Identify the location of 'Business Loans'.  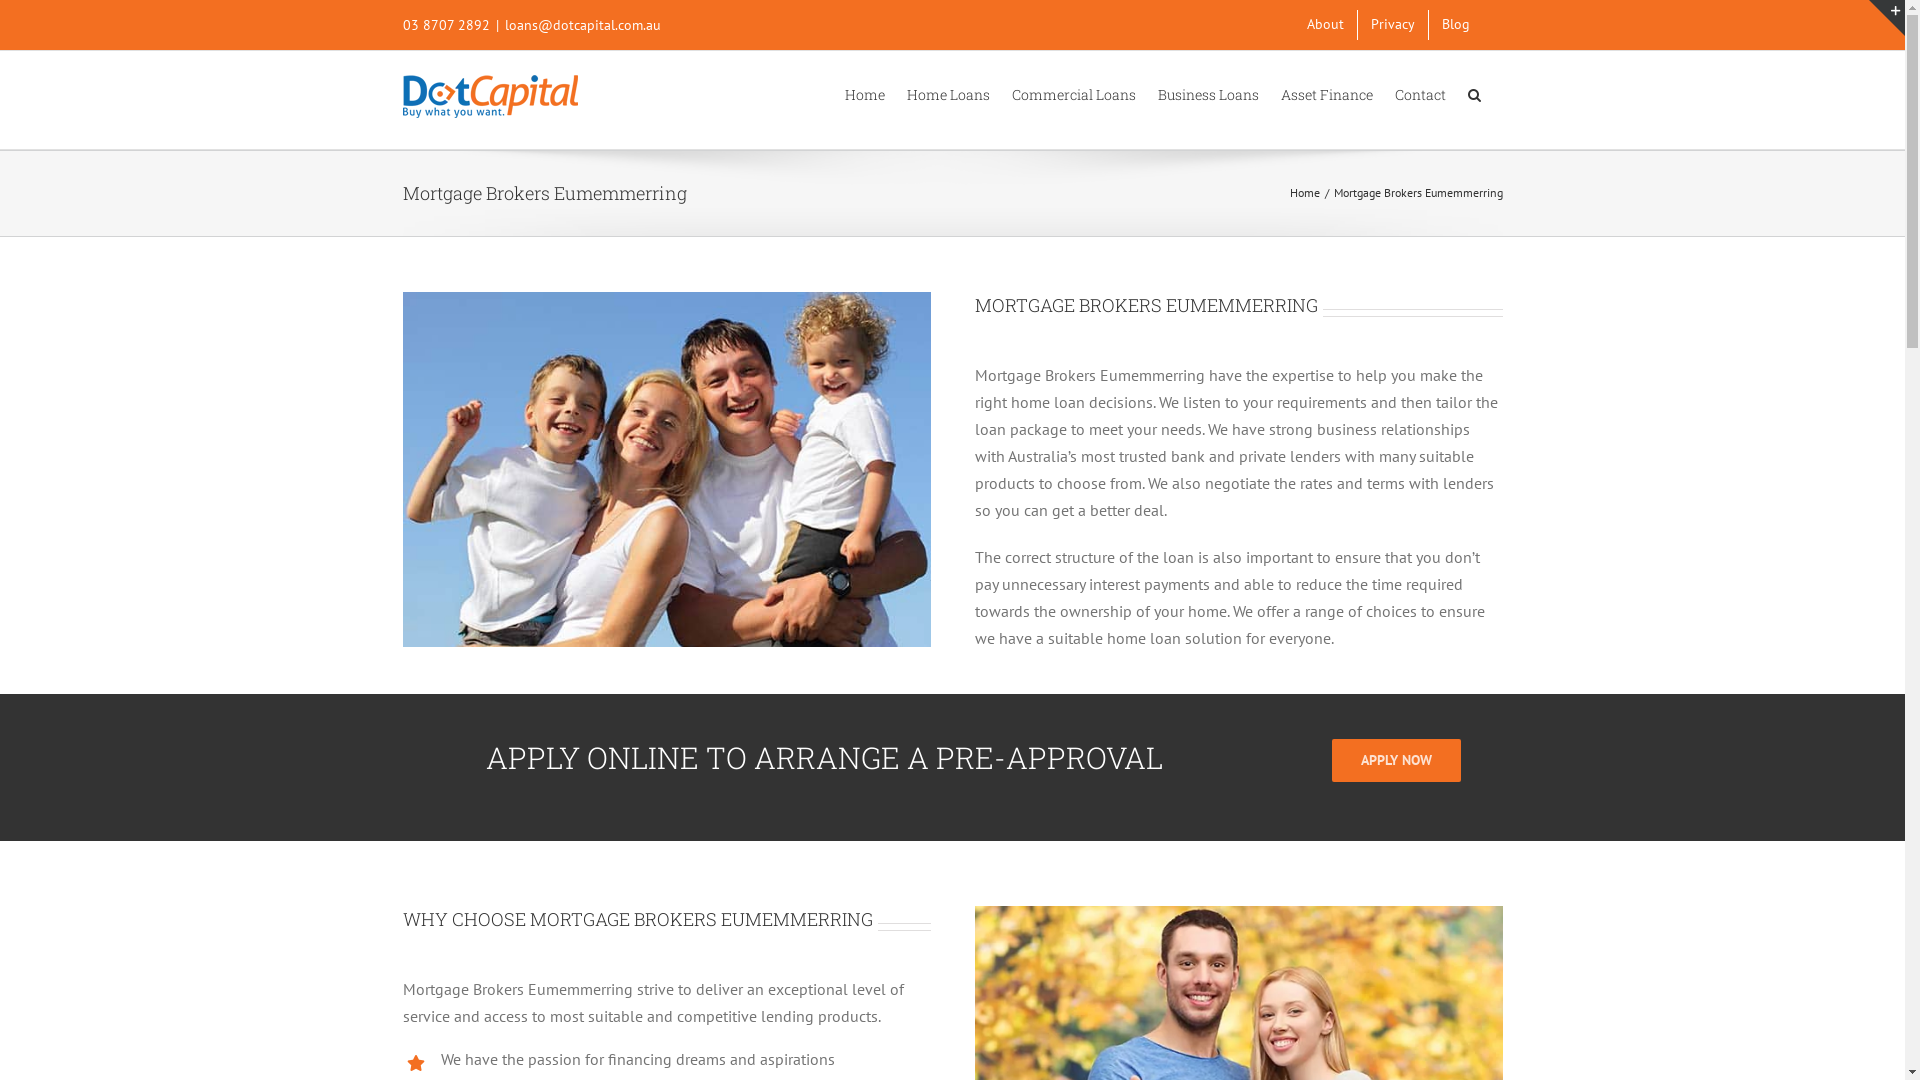
(1207, 92).